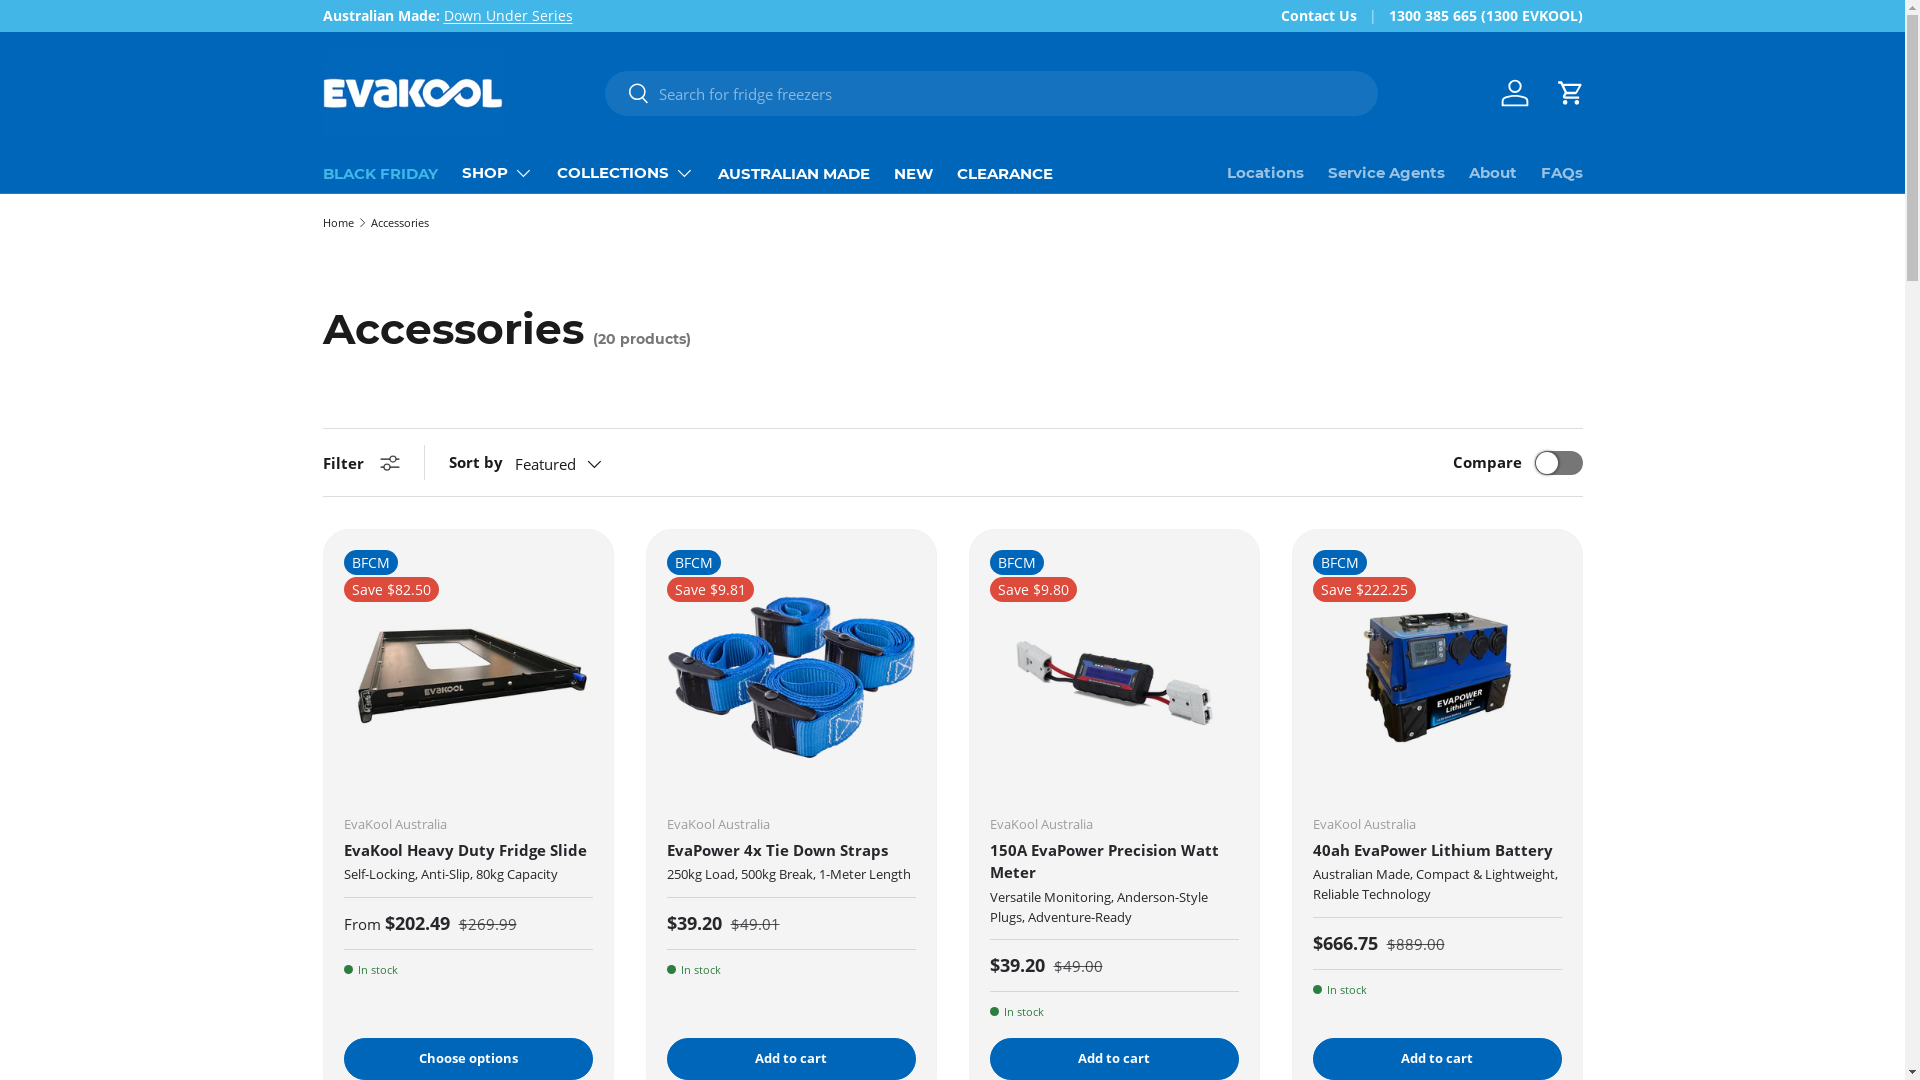 The height and width of the screenshot is (1080, 1920). I want to click on 'Cart', so click(1568, 92).